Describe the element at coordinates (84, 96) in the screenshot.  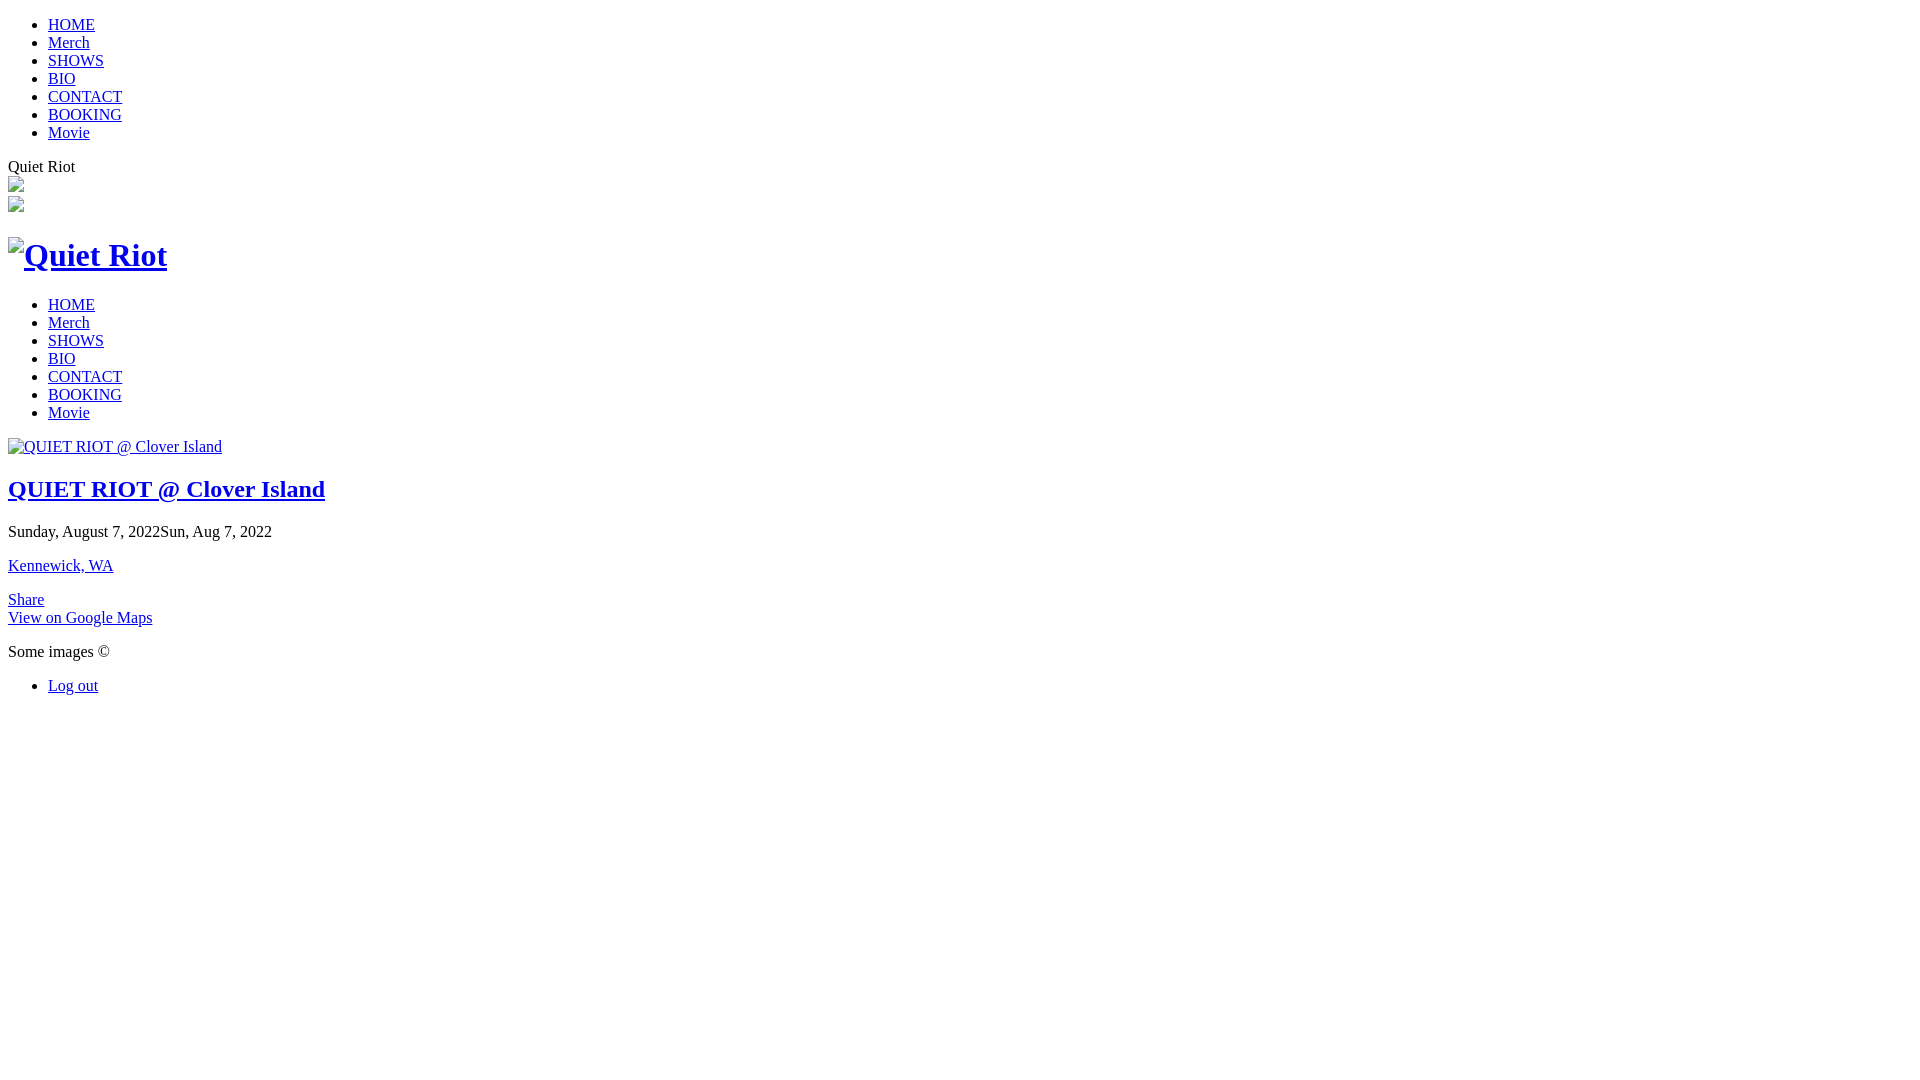
I see `'CONTACT'` at that location.